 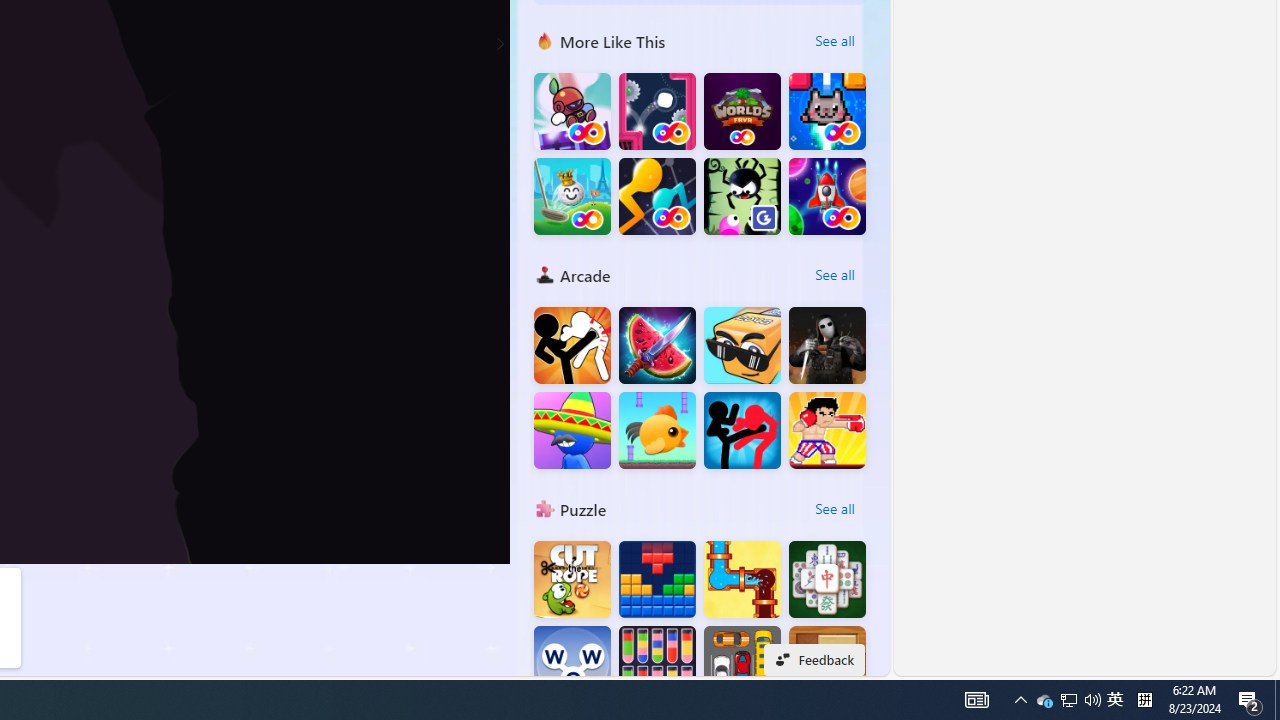 I want to click on 'Hunter Hitman', so click(x=827, y=344).